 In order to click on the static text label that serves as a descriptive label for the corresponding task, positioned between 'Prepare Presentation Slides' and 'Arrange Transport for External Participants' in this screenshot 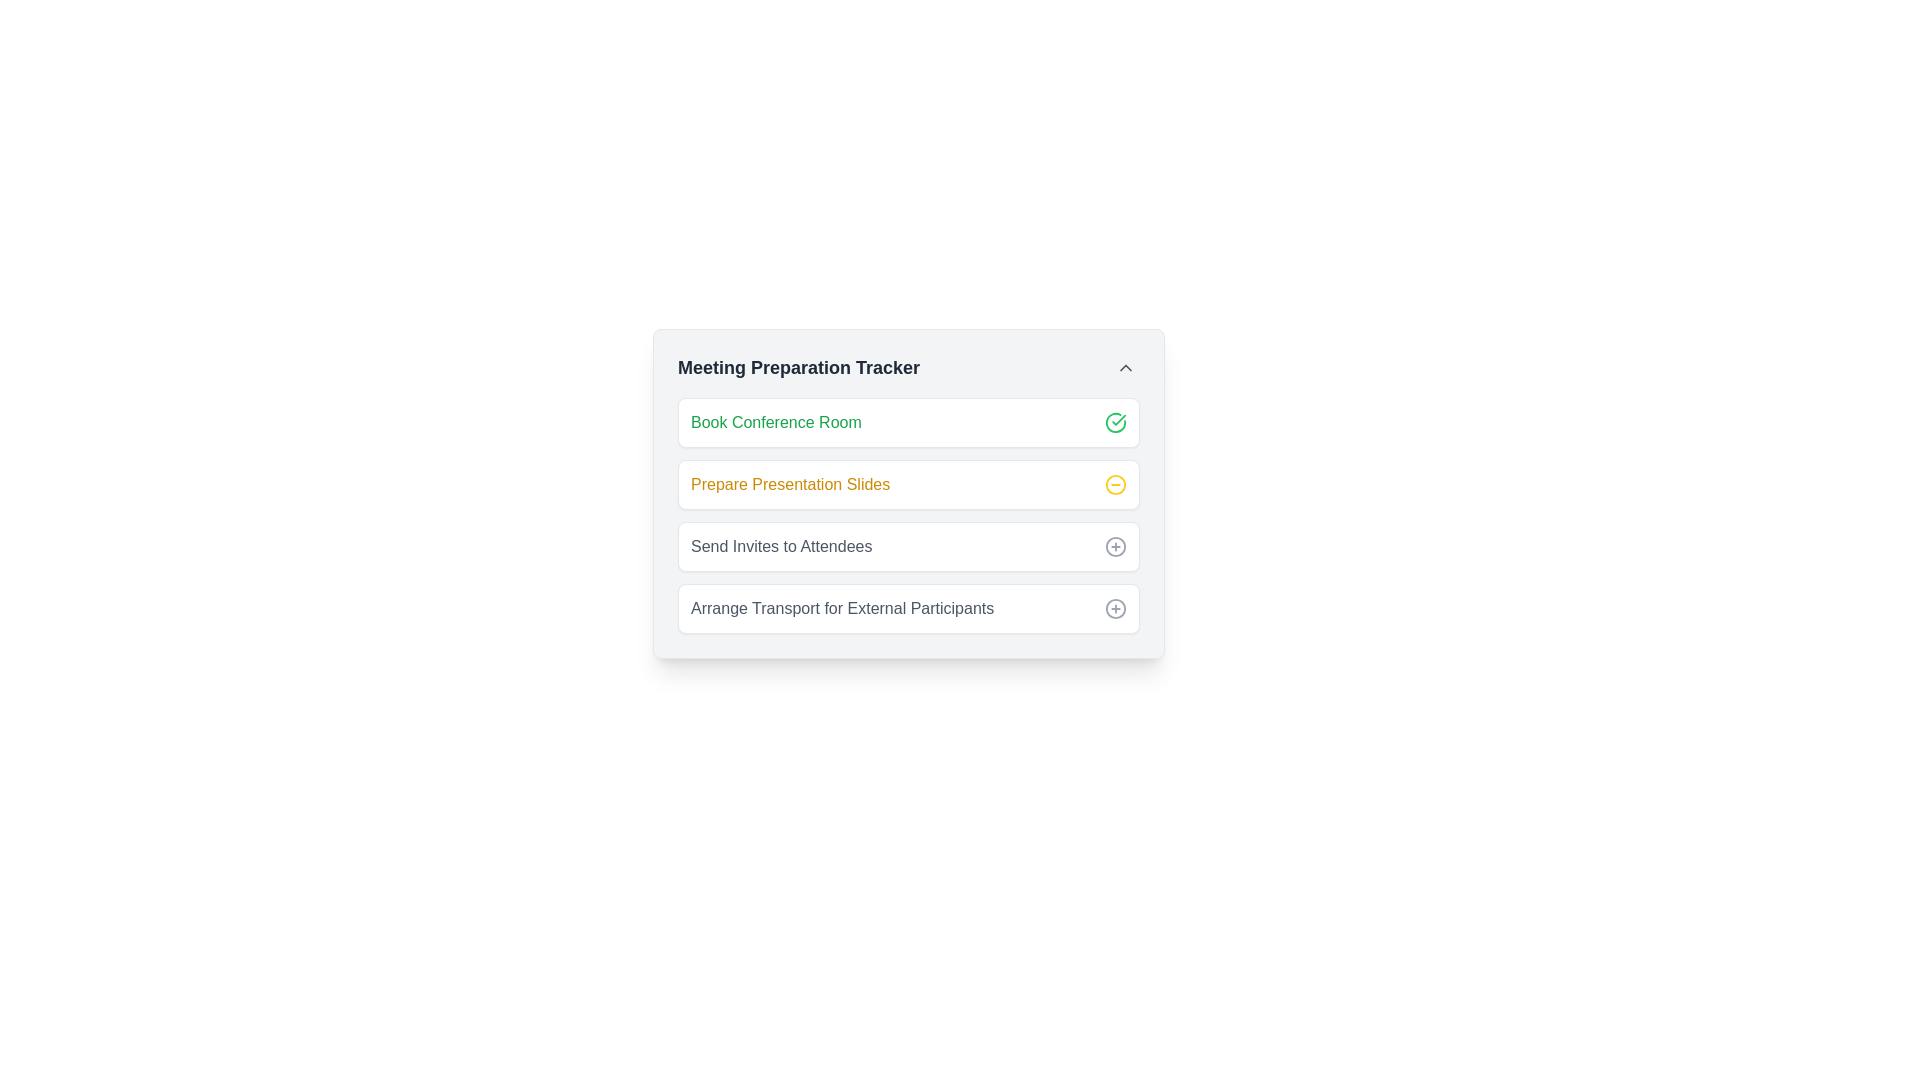, I will do `click(780, 547)`.